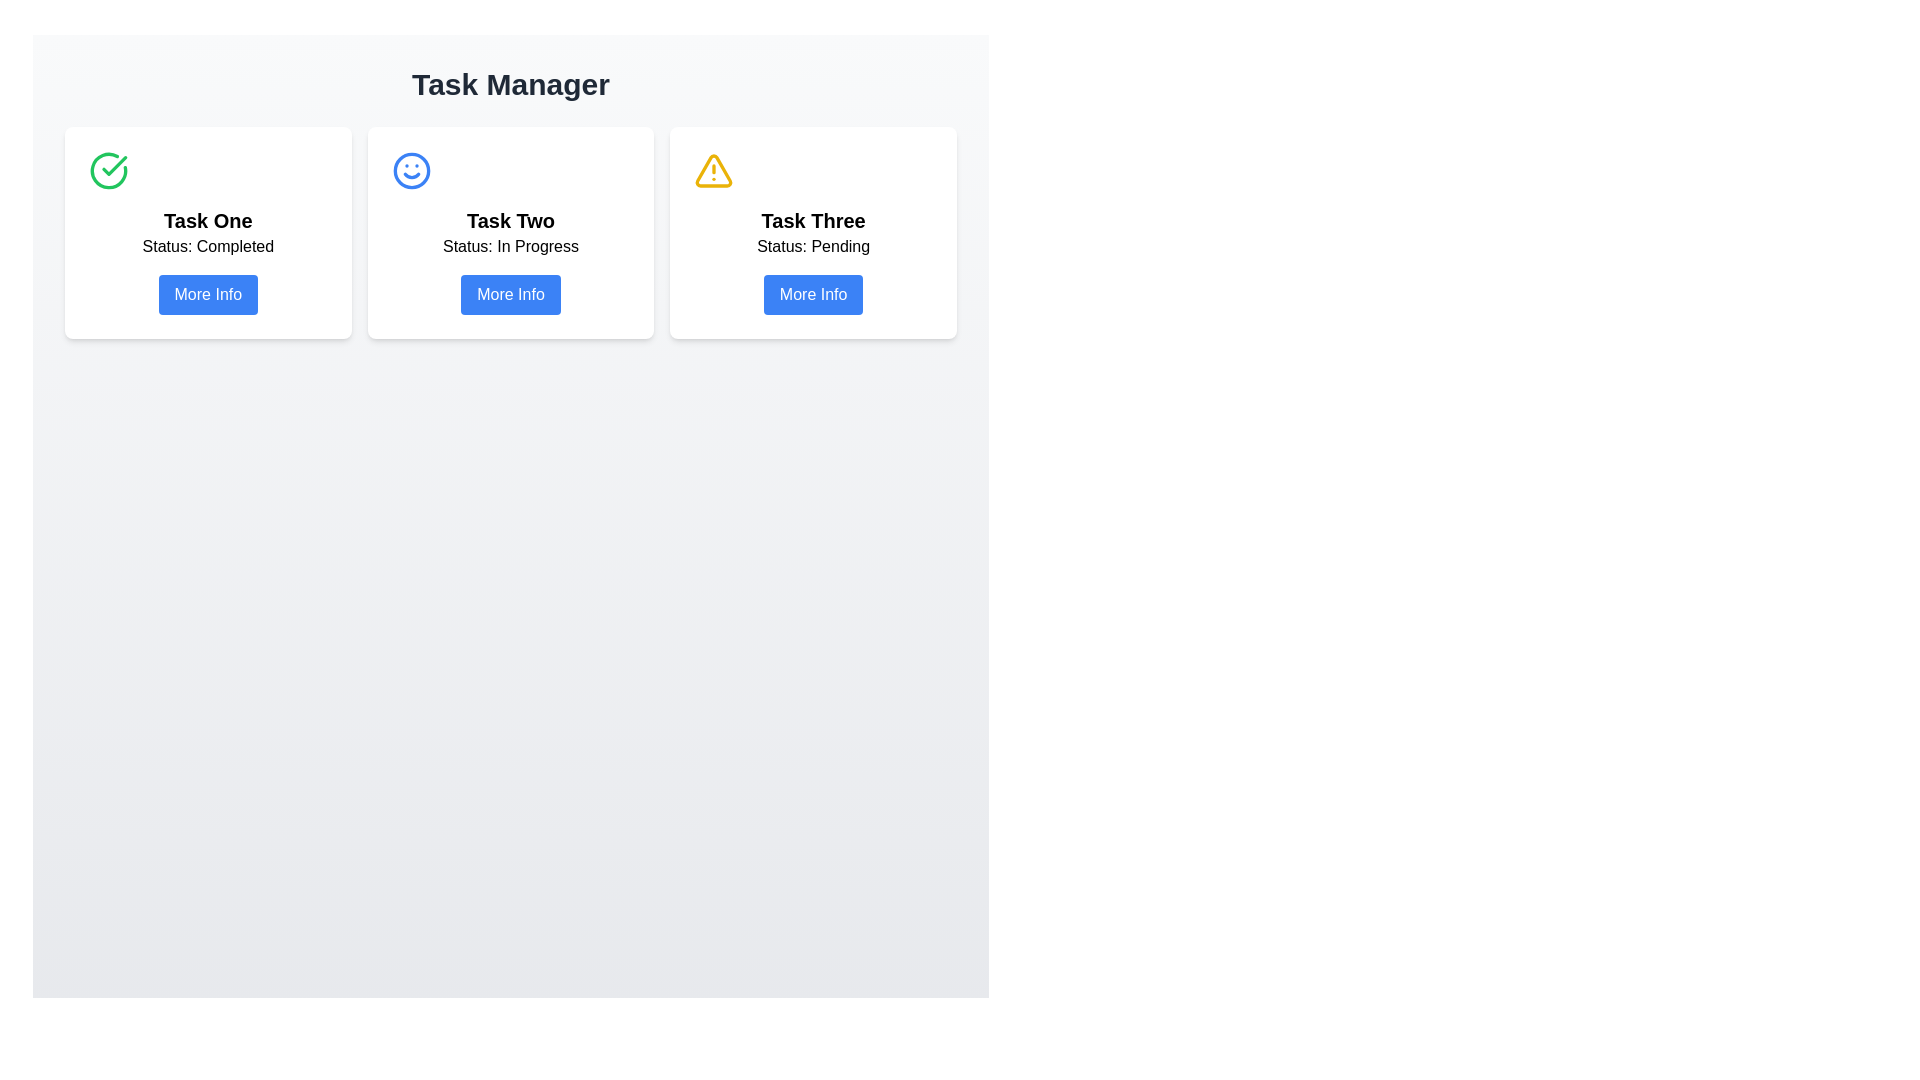  Describe the element at coordinates (108, 169) in the screenshot. I see `the completion status icon located at the top-left corner of the 'Task One' card, which indicates the task's completion status` at that location.